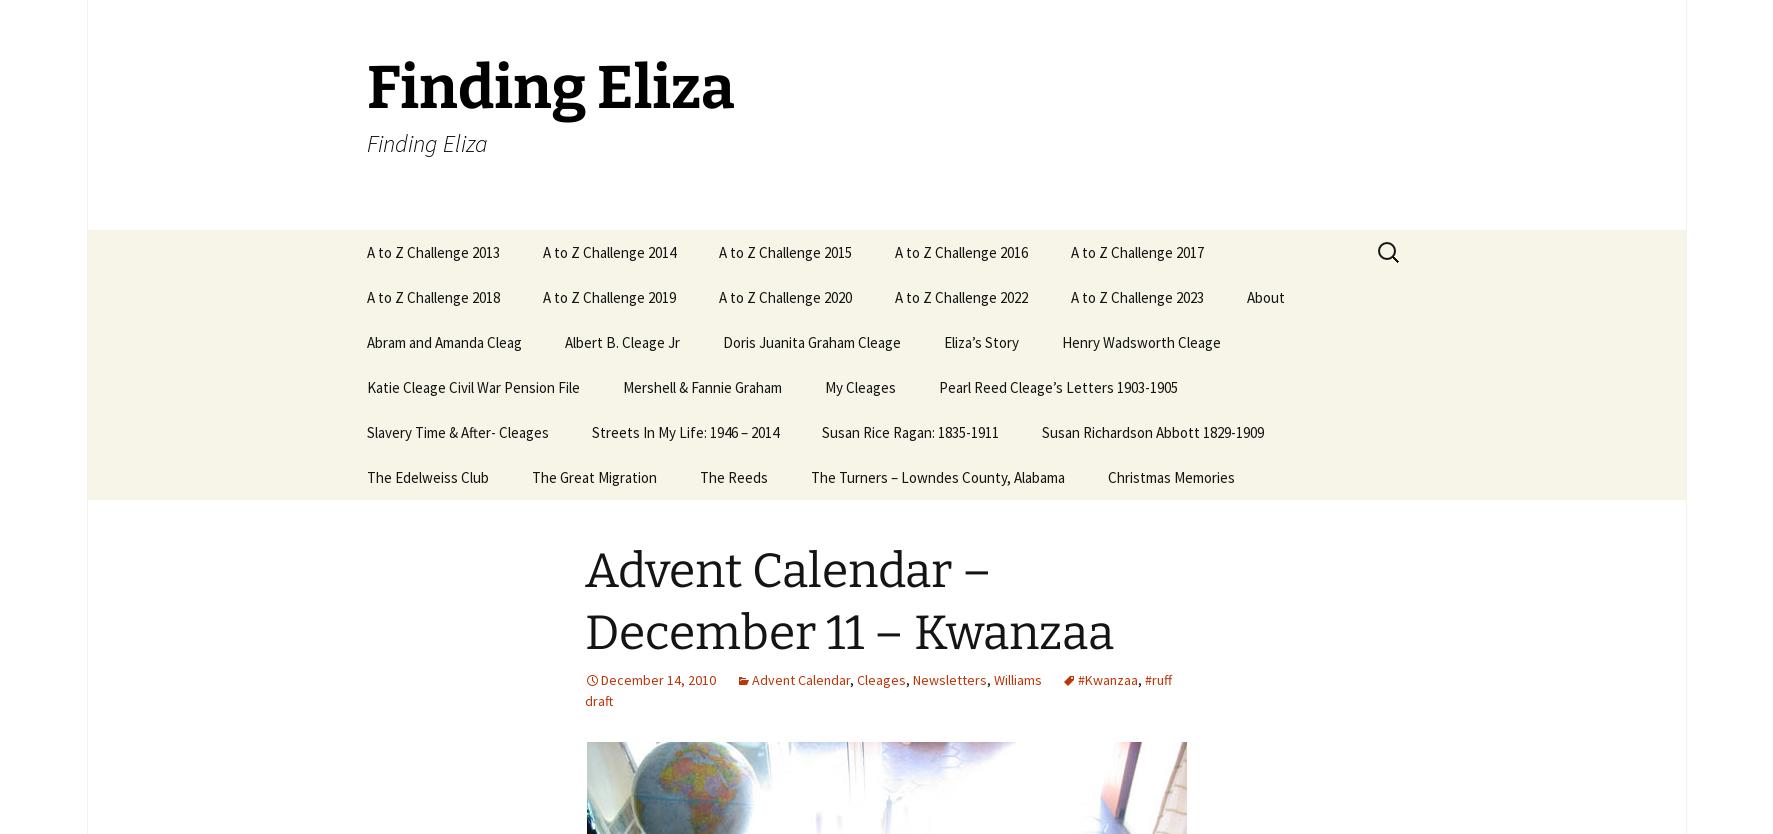 The image size is (1773, 834). Describe the element at coordinates (1140, 342) in the screenshot. I see `'Henry Wadsworth Cleage'` at that location.